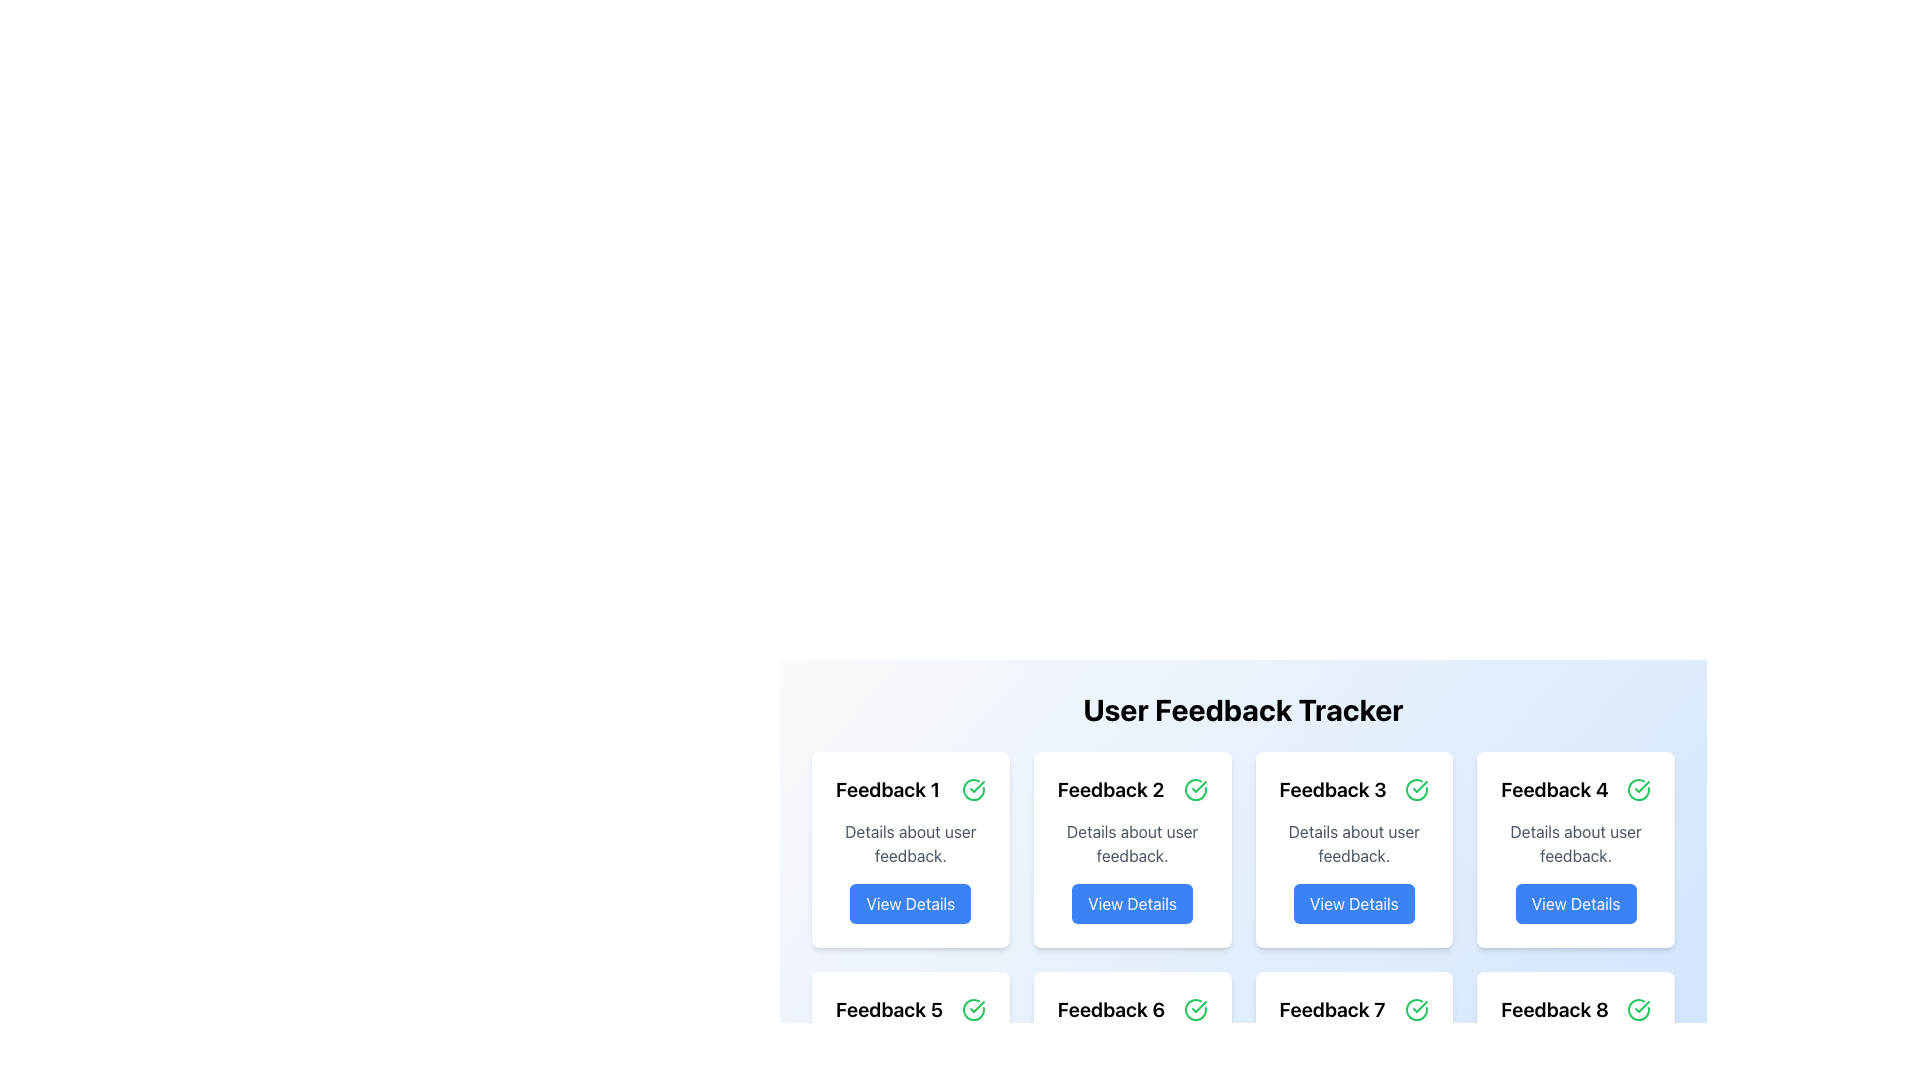 This screenshot has width=1920, height=1080. Describe the element at coordinates (973, 789) in the screenshot. I see `the validation icon located near the top-right of the 'Feedback 1' section for status indication` at that location.